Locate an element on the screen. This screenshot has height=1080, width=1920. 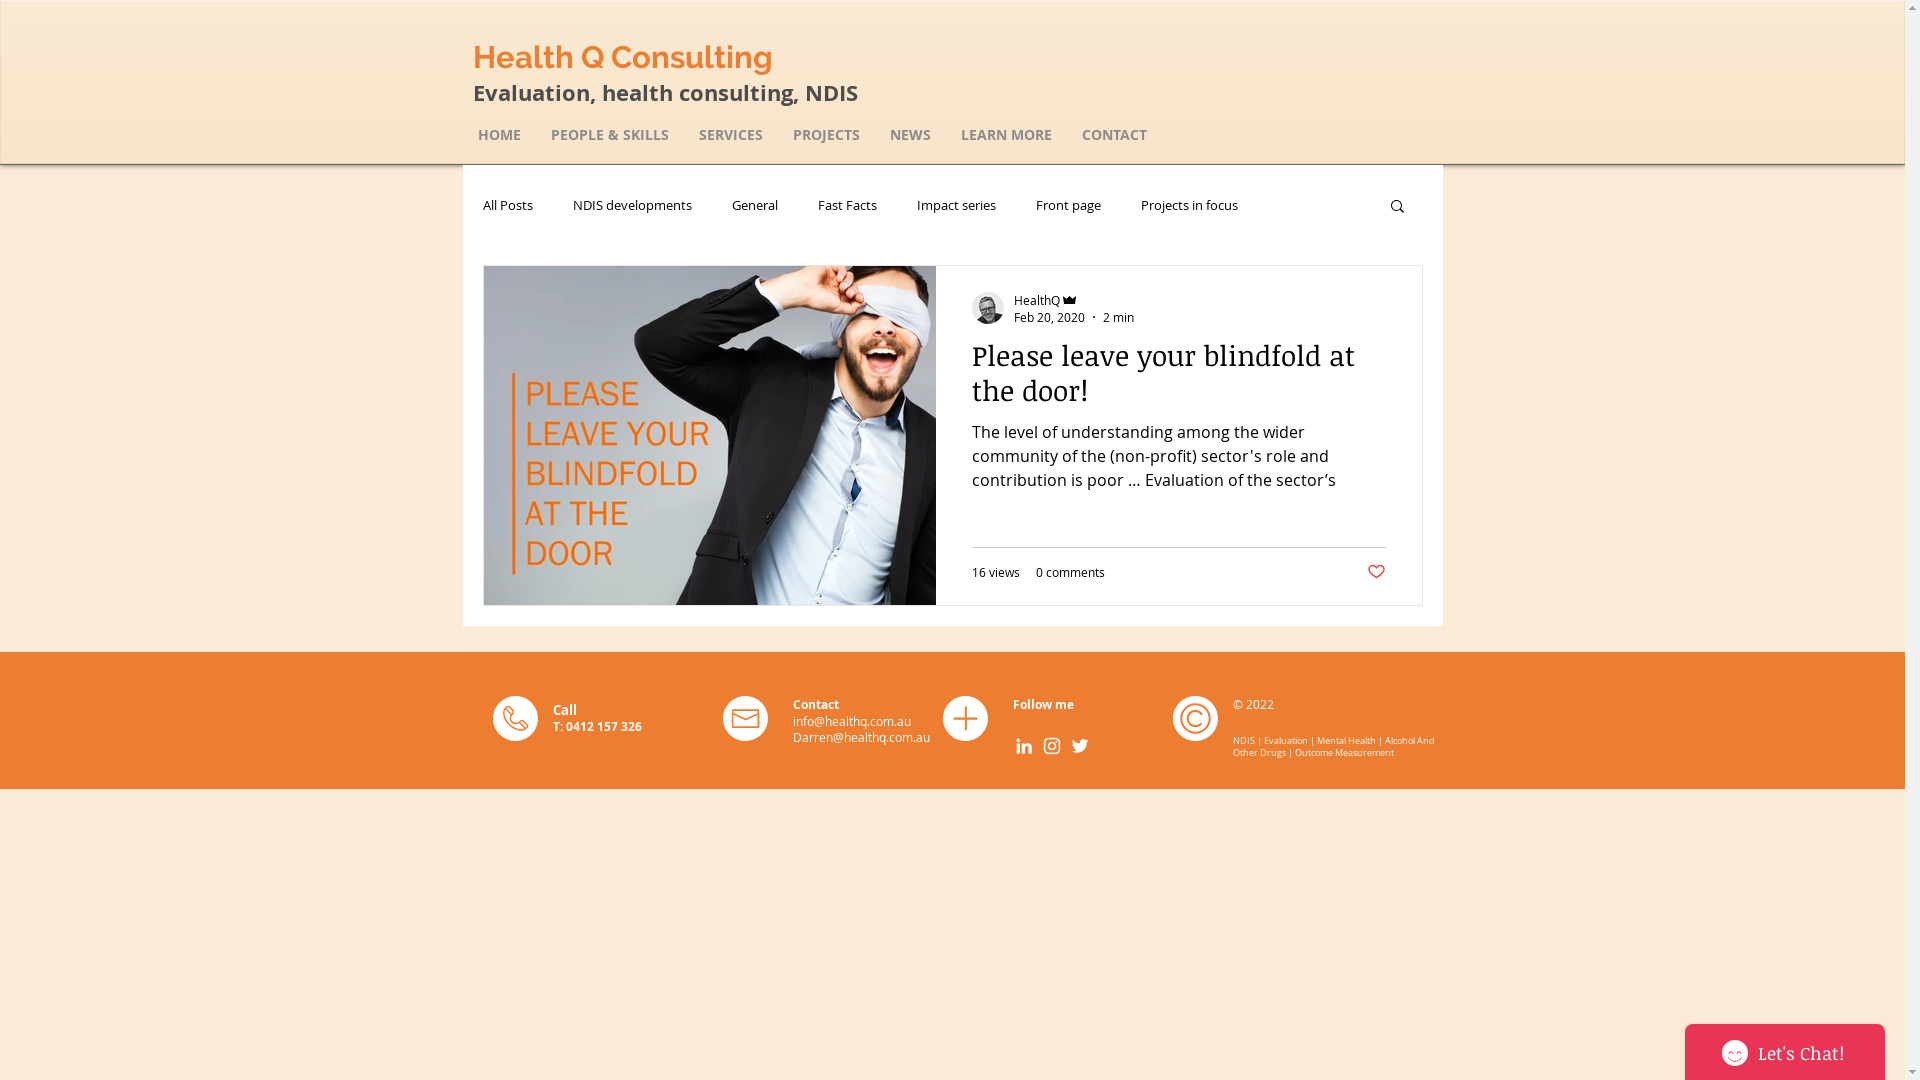
'Impact series' is located at coordinates (915, 204).